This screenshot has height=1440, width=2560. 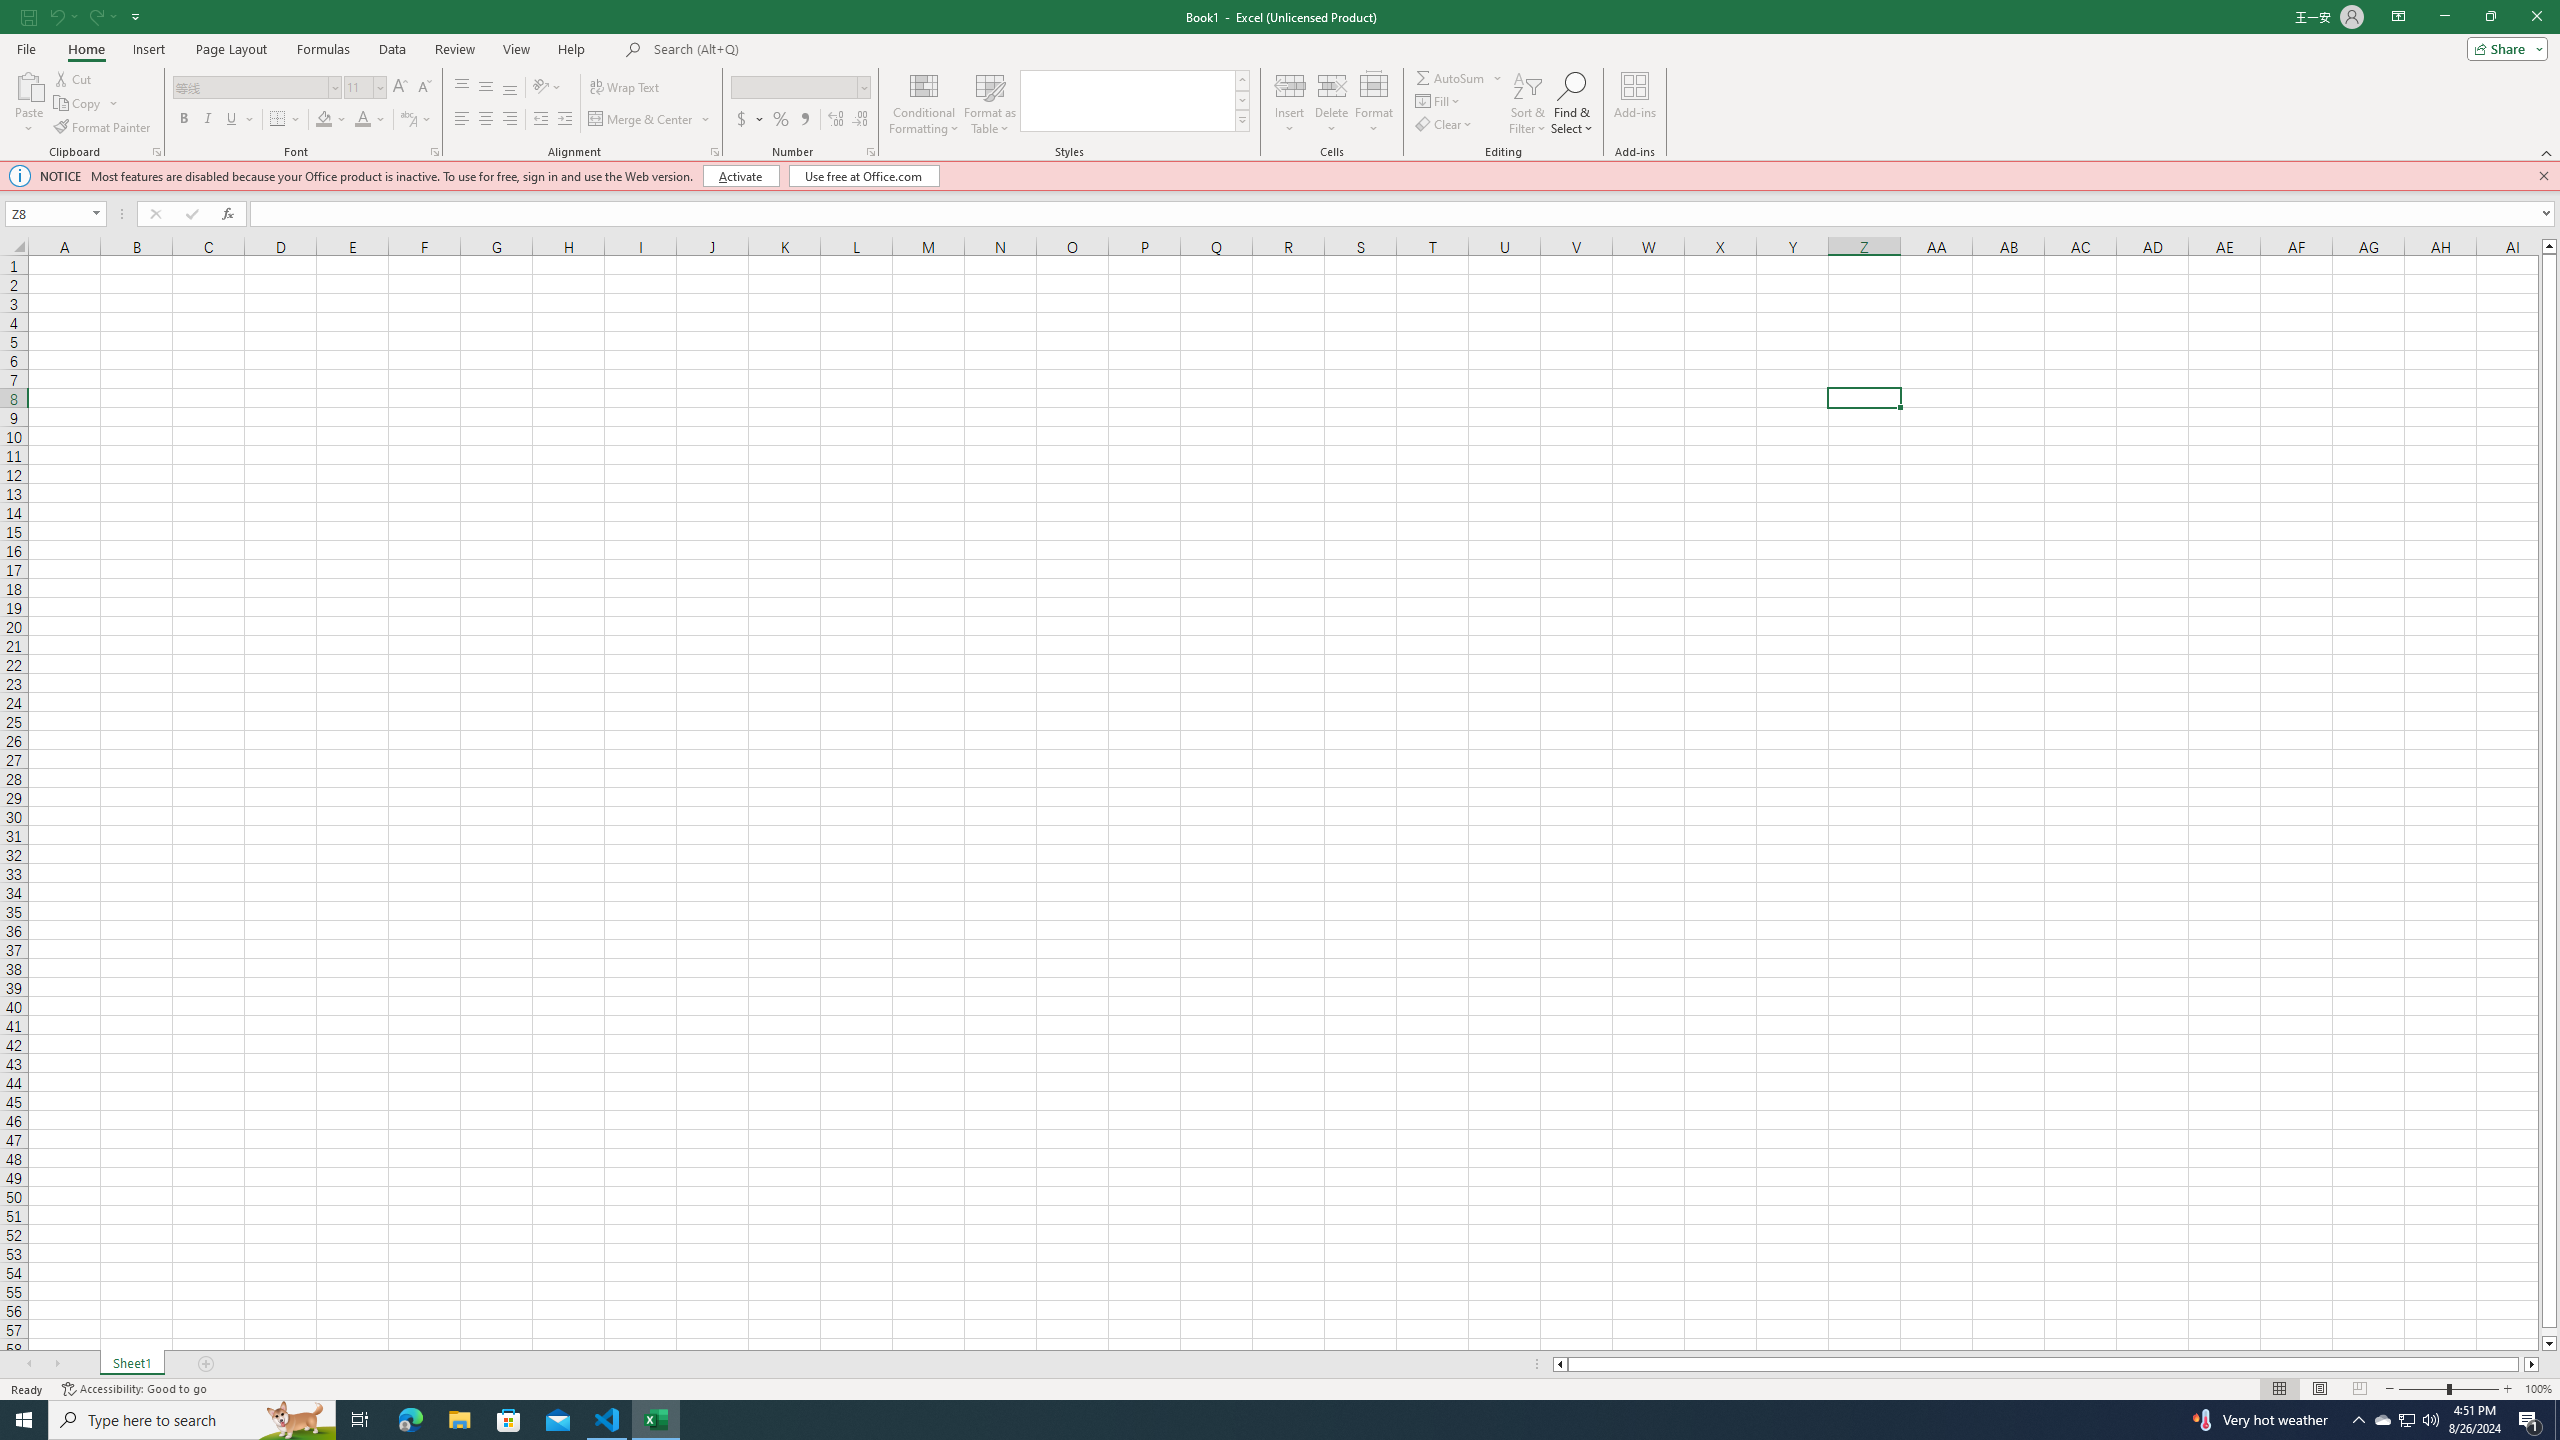 I want to click on 'Decrease Indent', so click(x=541, y=118).